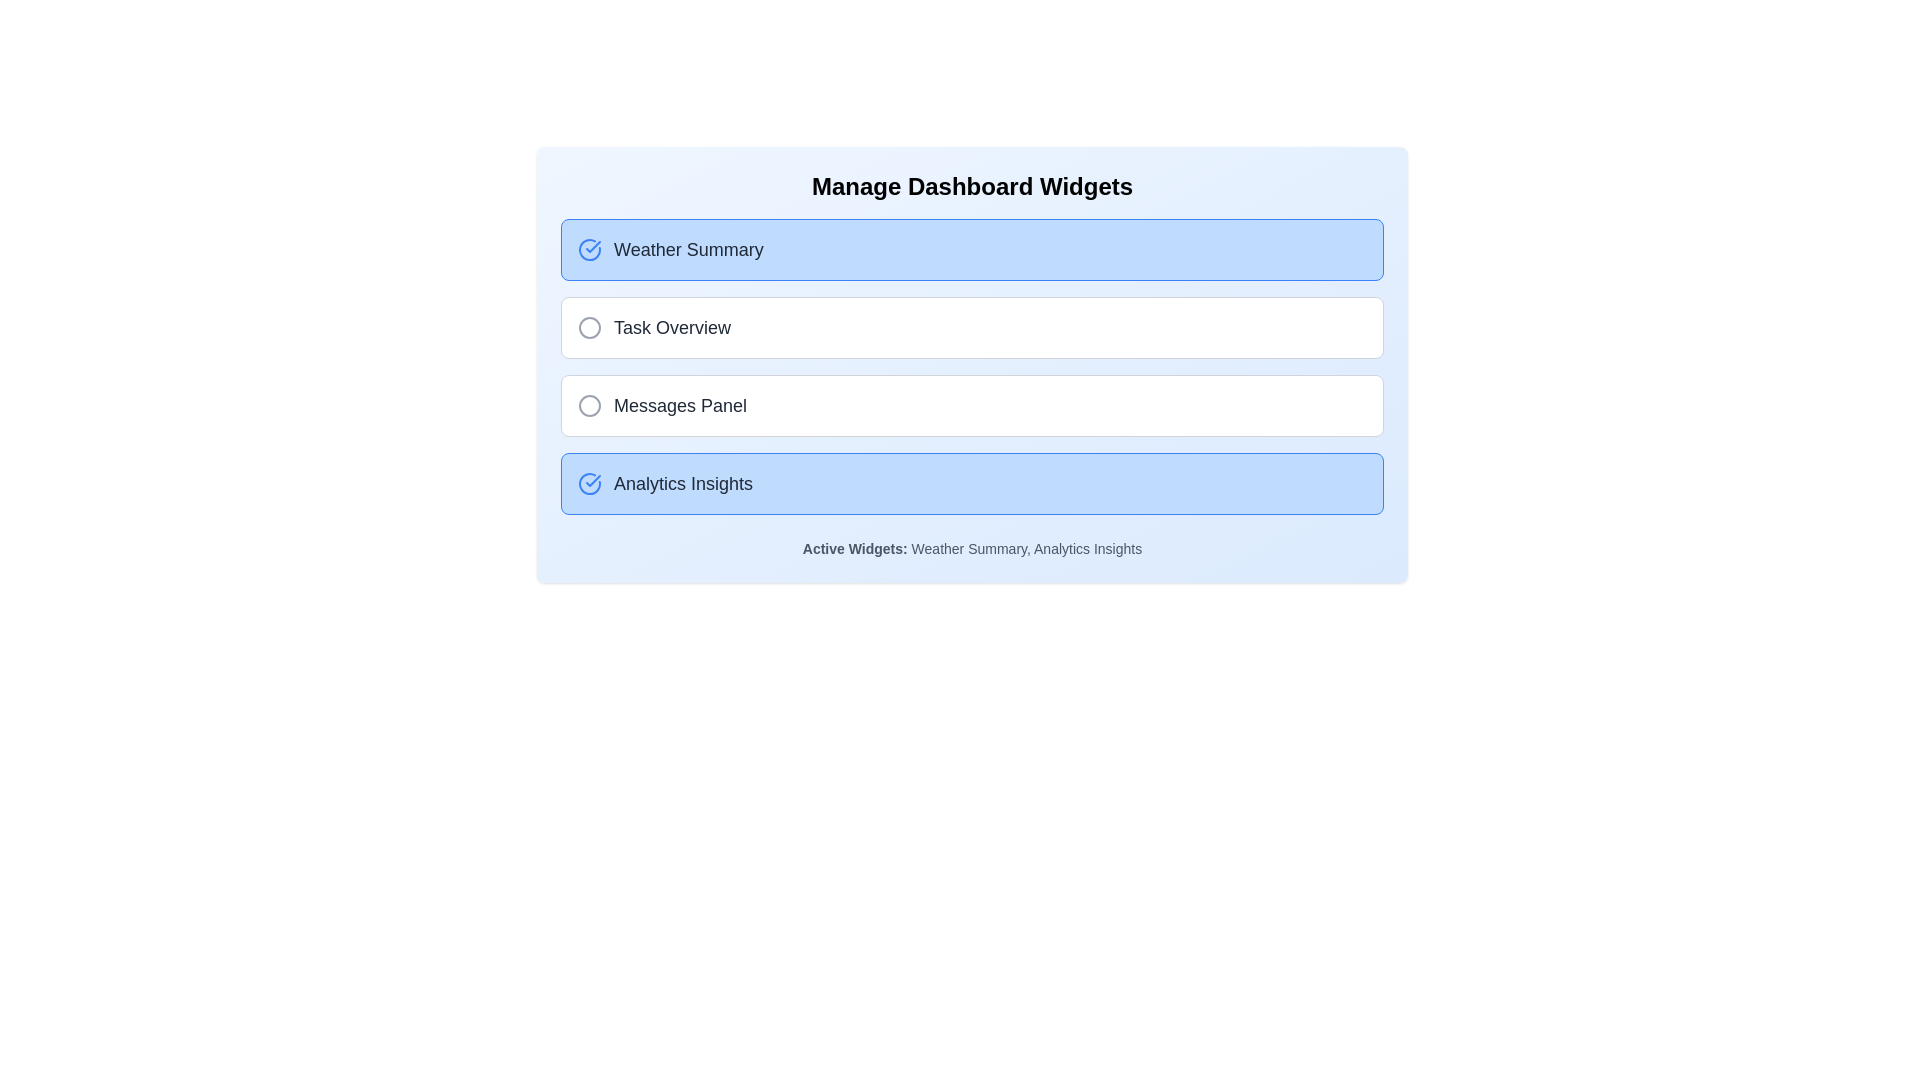 The height and width of the screenshot is (1080, 1920). Describe the element at coordinates (972, 405) in the screenshot. I see `to select the 'Messages Panel' card, which is the third item in a vertical stack of four cards under the 'Manage Dashboard Widgets' section` at that location.